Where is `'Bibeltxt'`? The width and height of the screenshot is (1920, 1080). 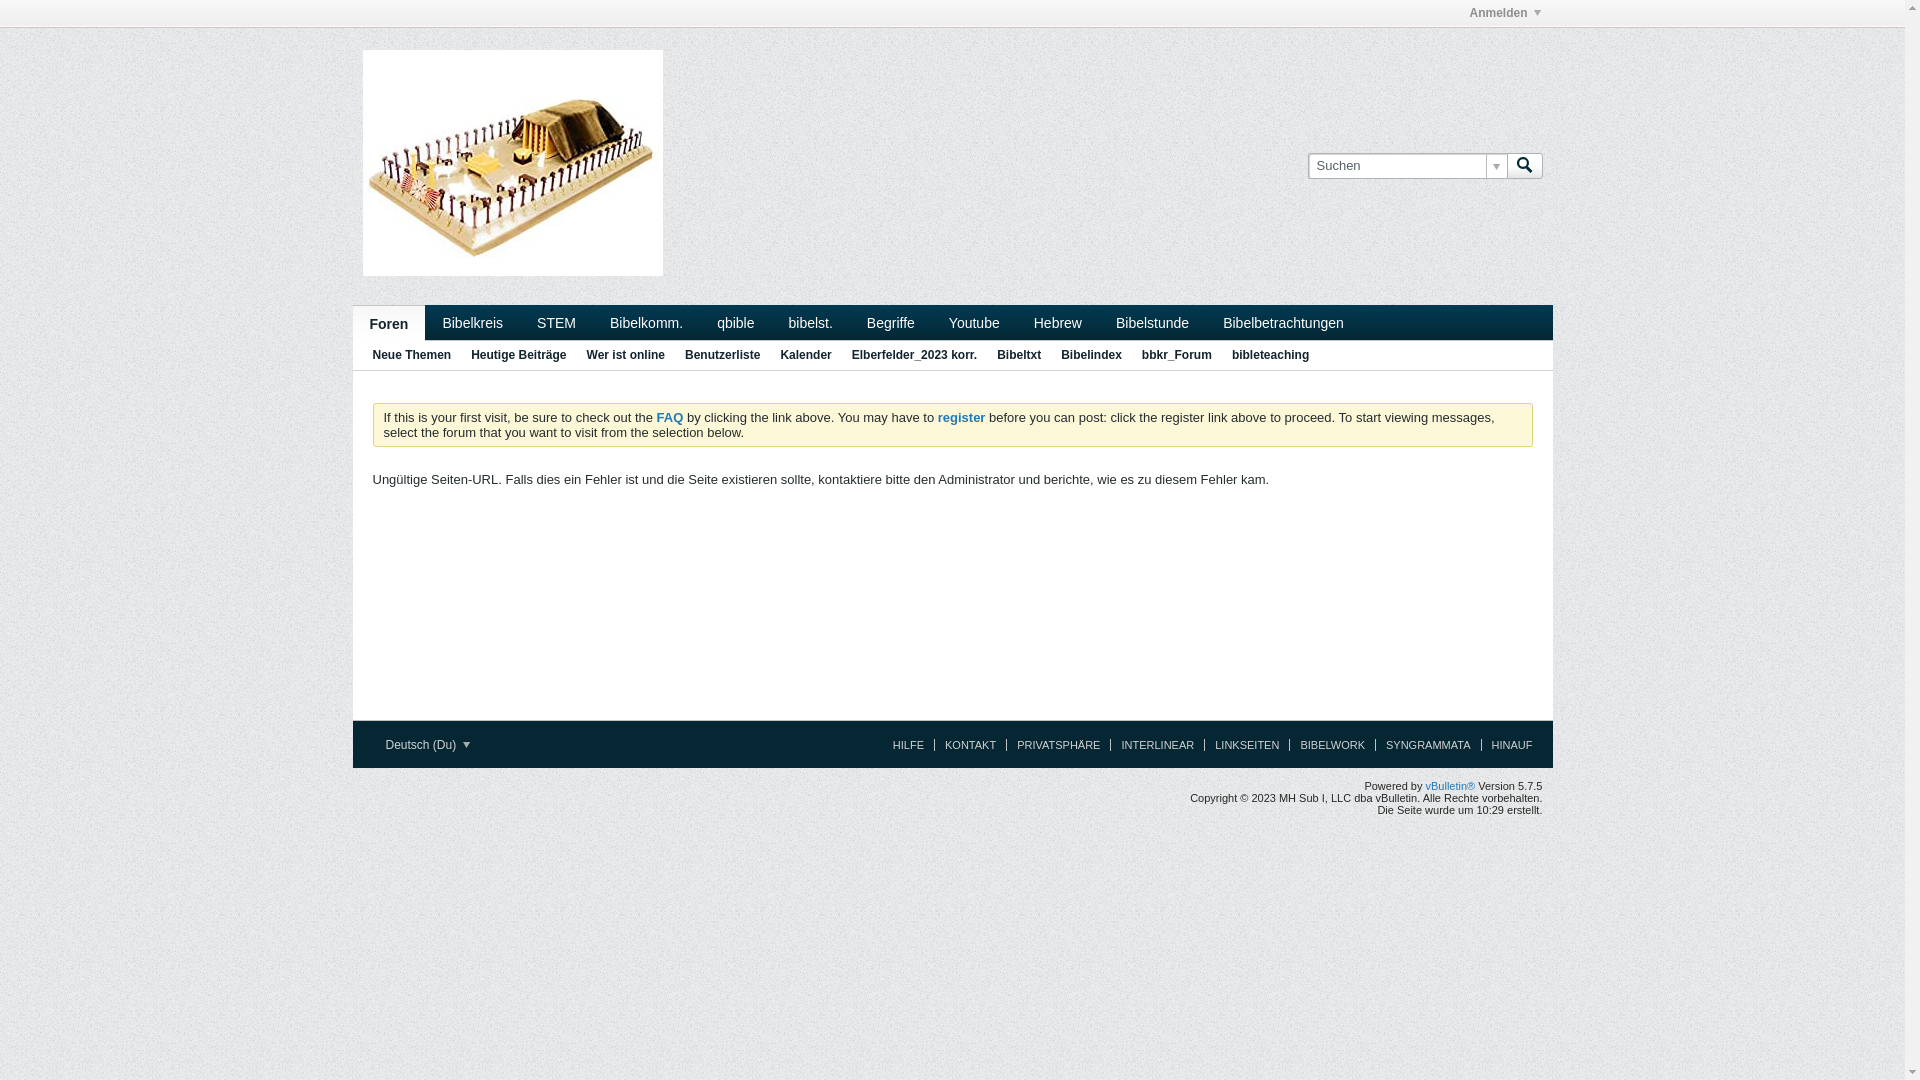
'Bibeltxt' is located at coordinates (997, 354).